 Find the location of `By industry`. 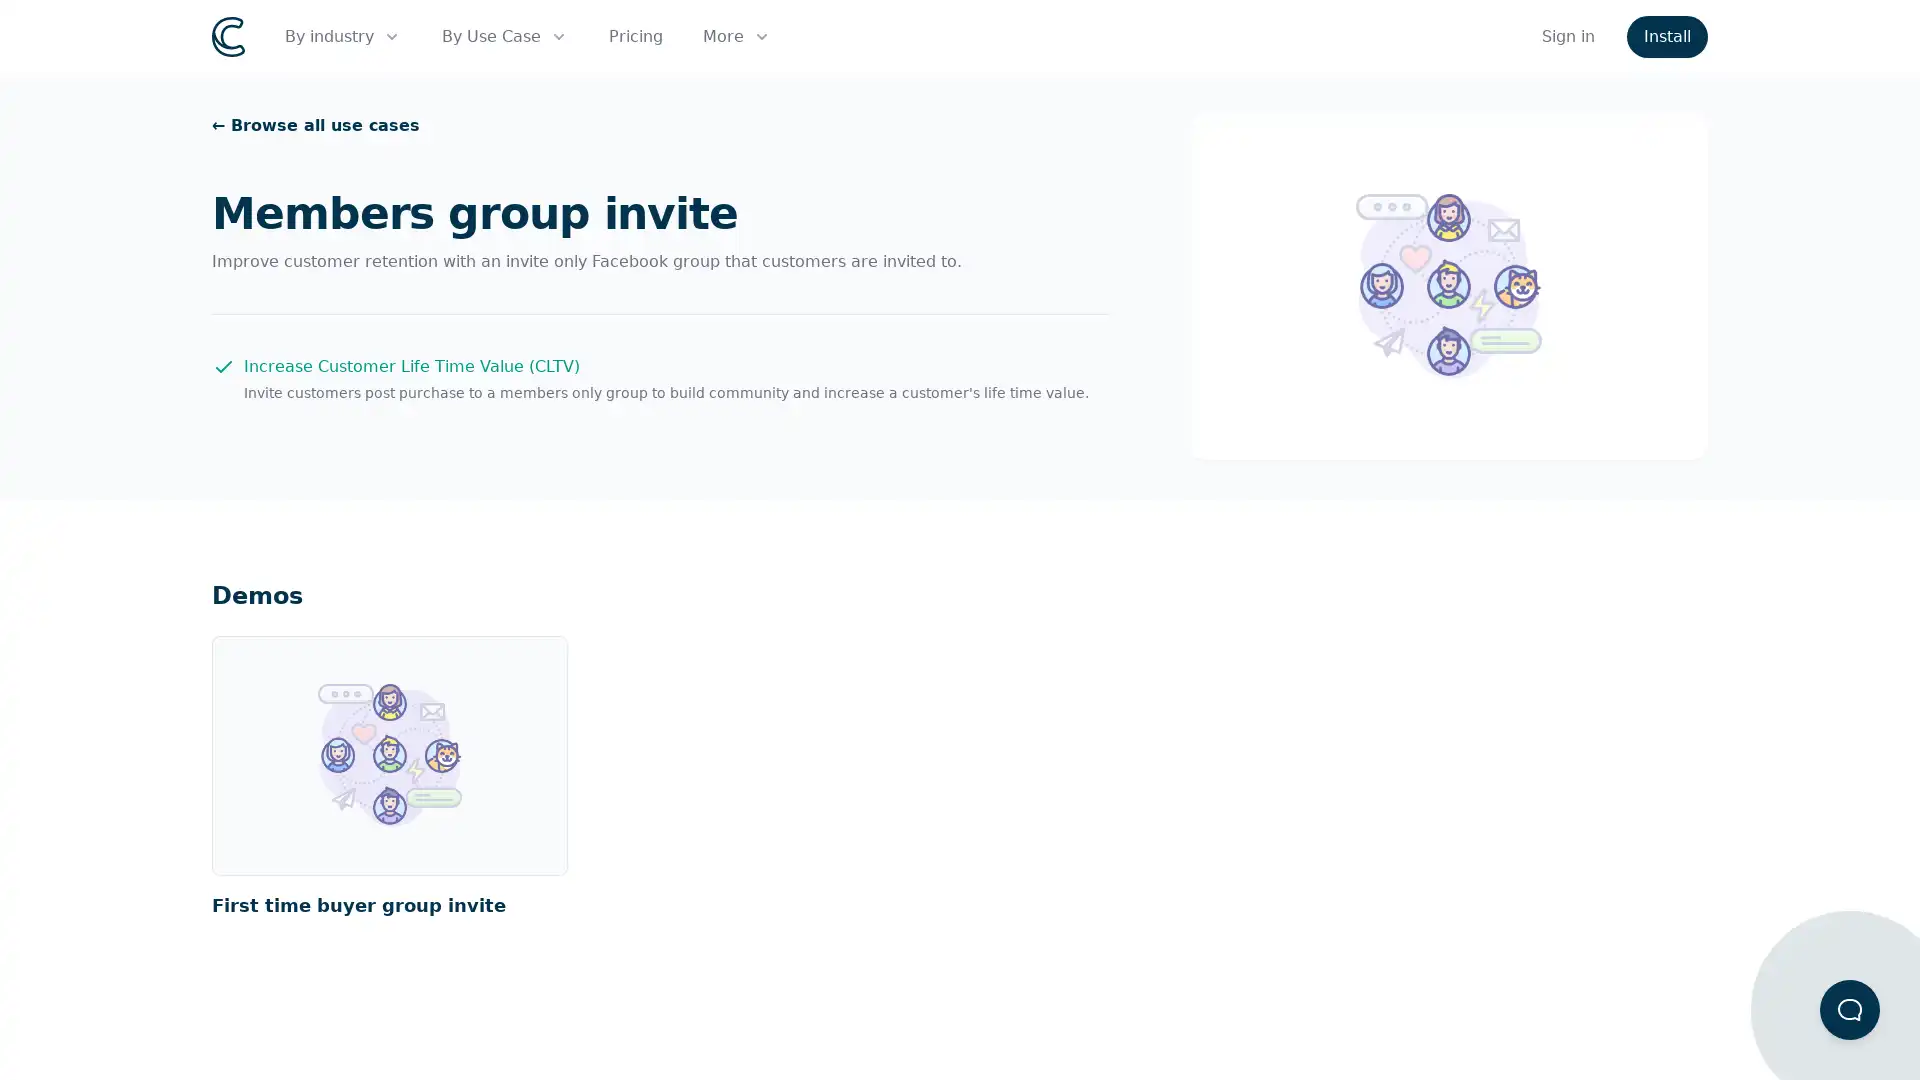

By industry is located at coordinates (343, 37).